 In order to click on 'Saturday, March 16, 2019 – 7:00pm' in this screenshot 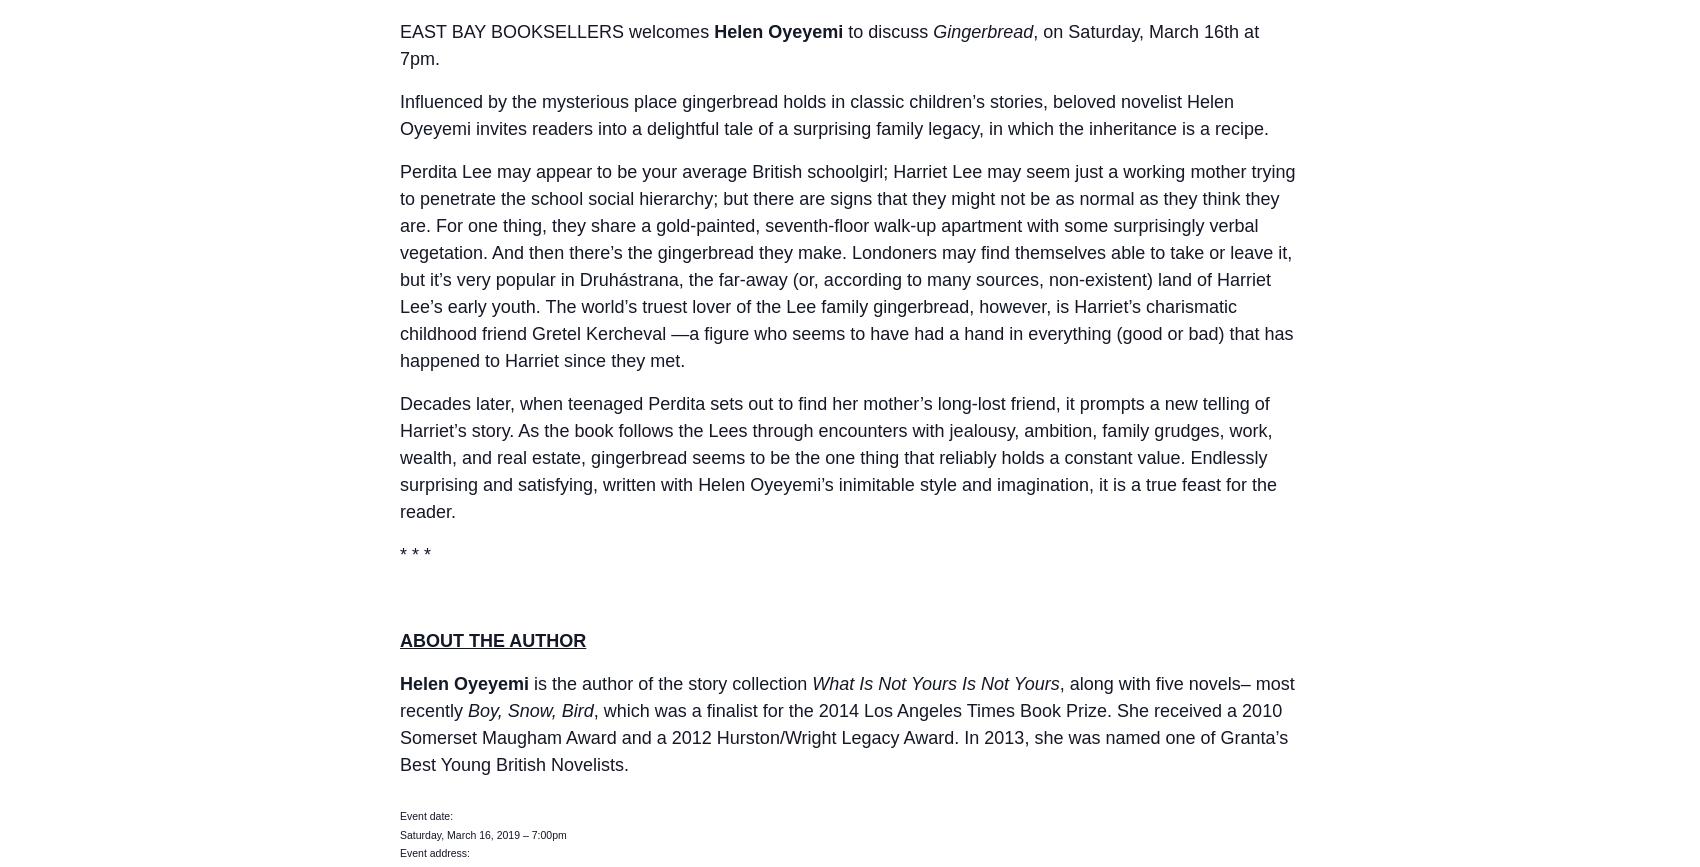, I will do `click(482, 832)`.